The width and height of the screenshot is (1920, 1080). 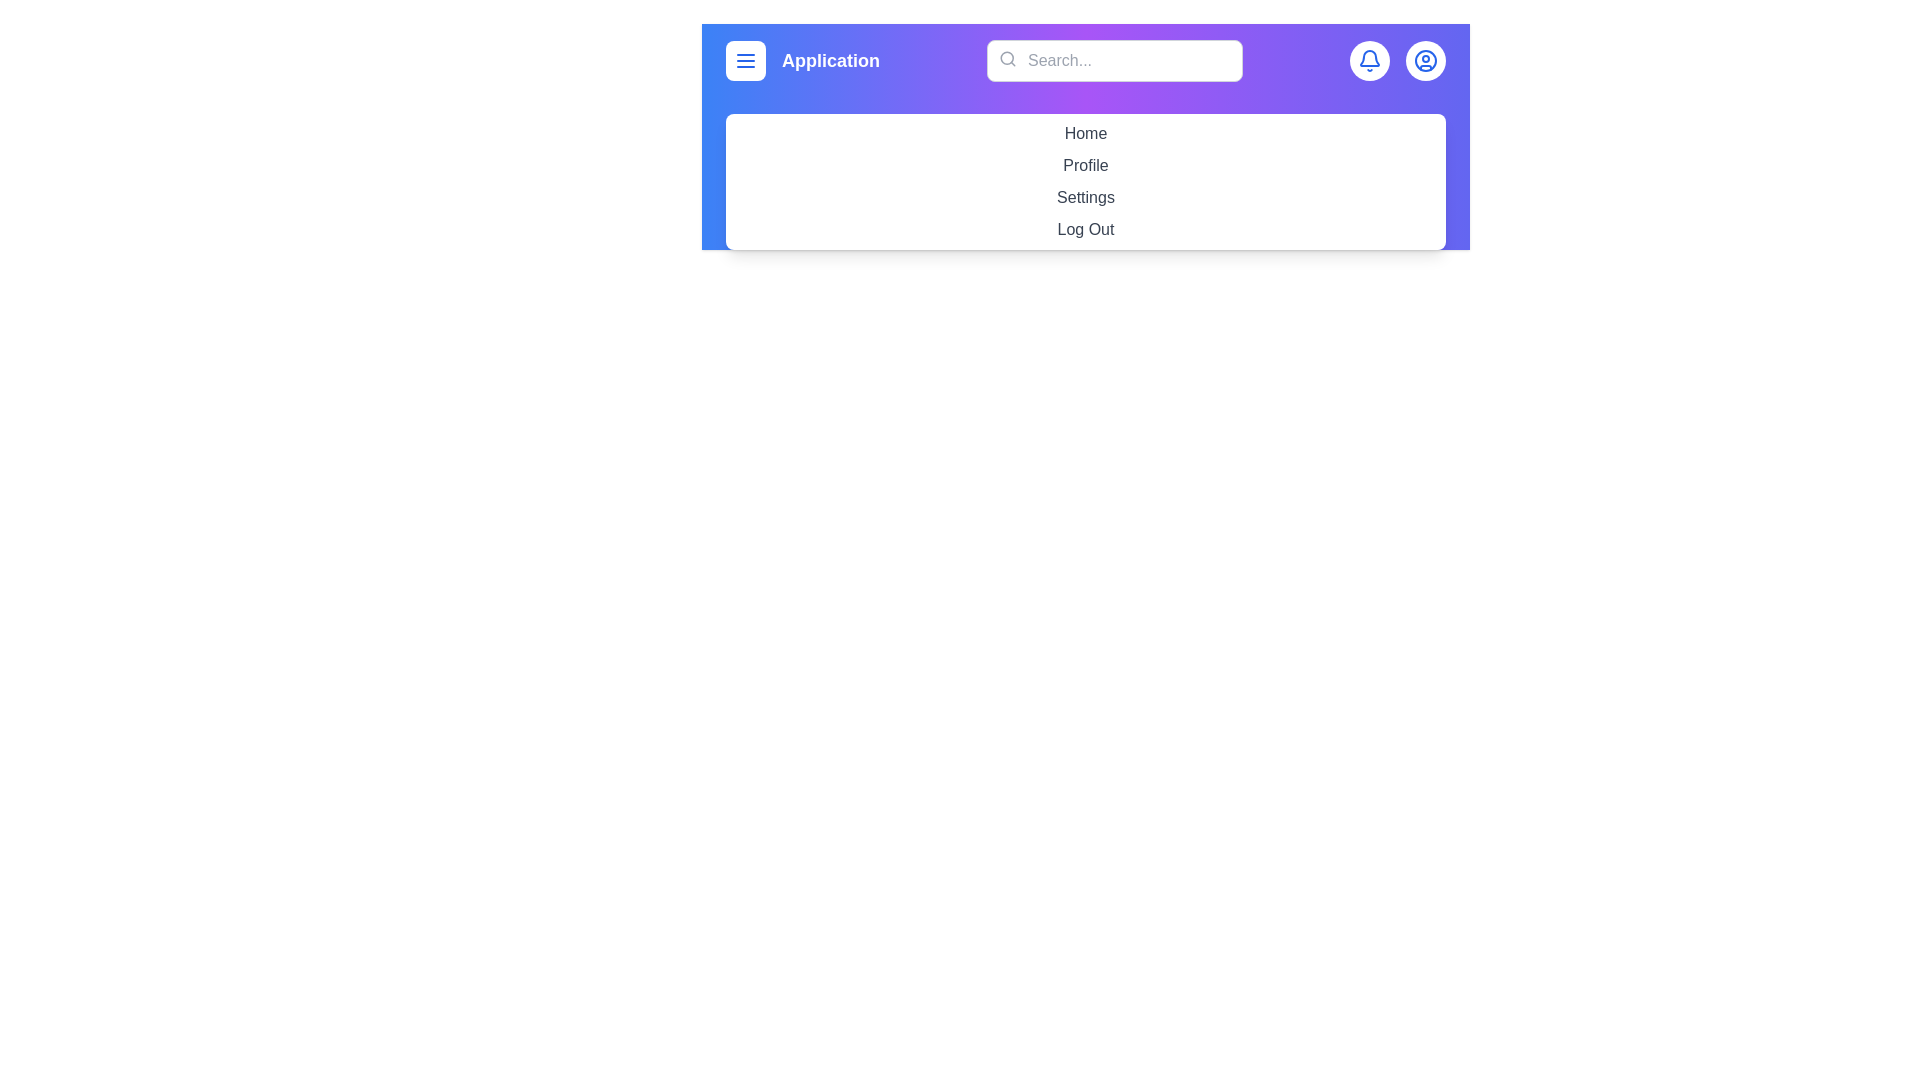 I want to click on the menu icon to toggle the menu visibility, so click(x=744, y=60).